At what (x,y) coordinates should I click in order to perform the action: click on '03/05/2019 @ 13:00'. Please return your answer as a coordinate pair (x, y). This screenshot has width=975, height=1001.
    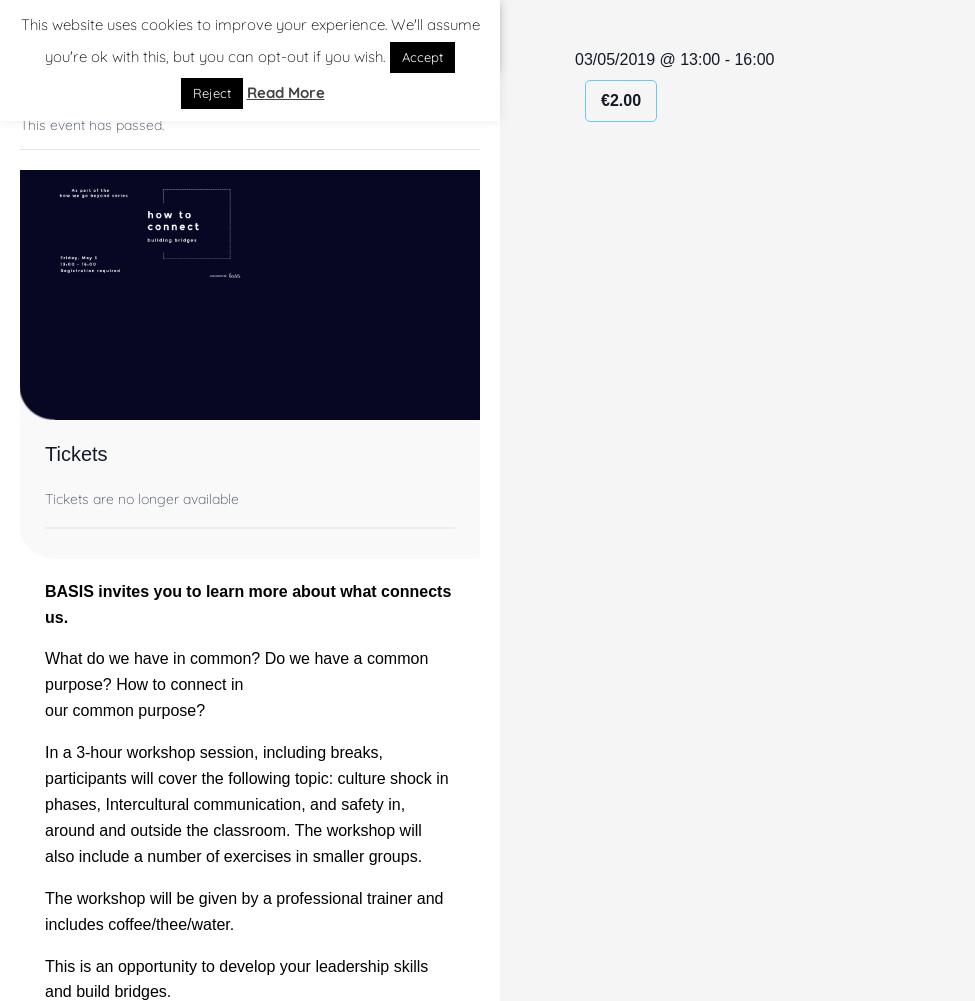
    Looking at the image, I should click on (647, 59).